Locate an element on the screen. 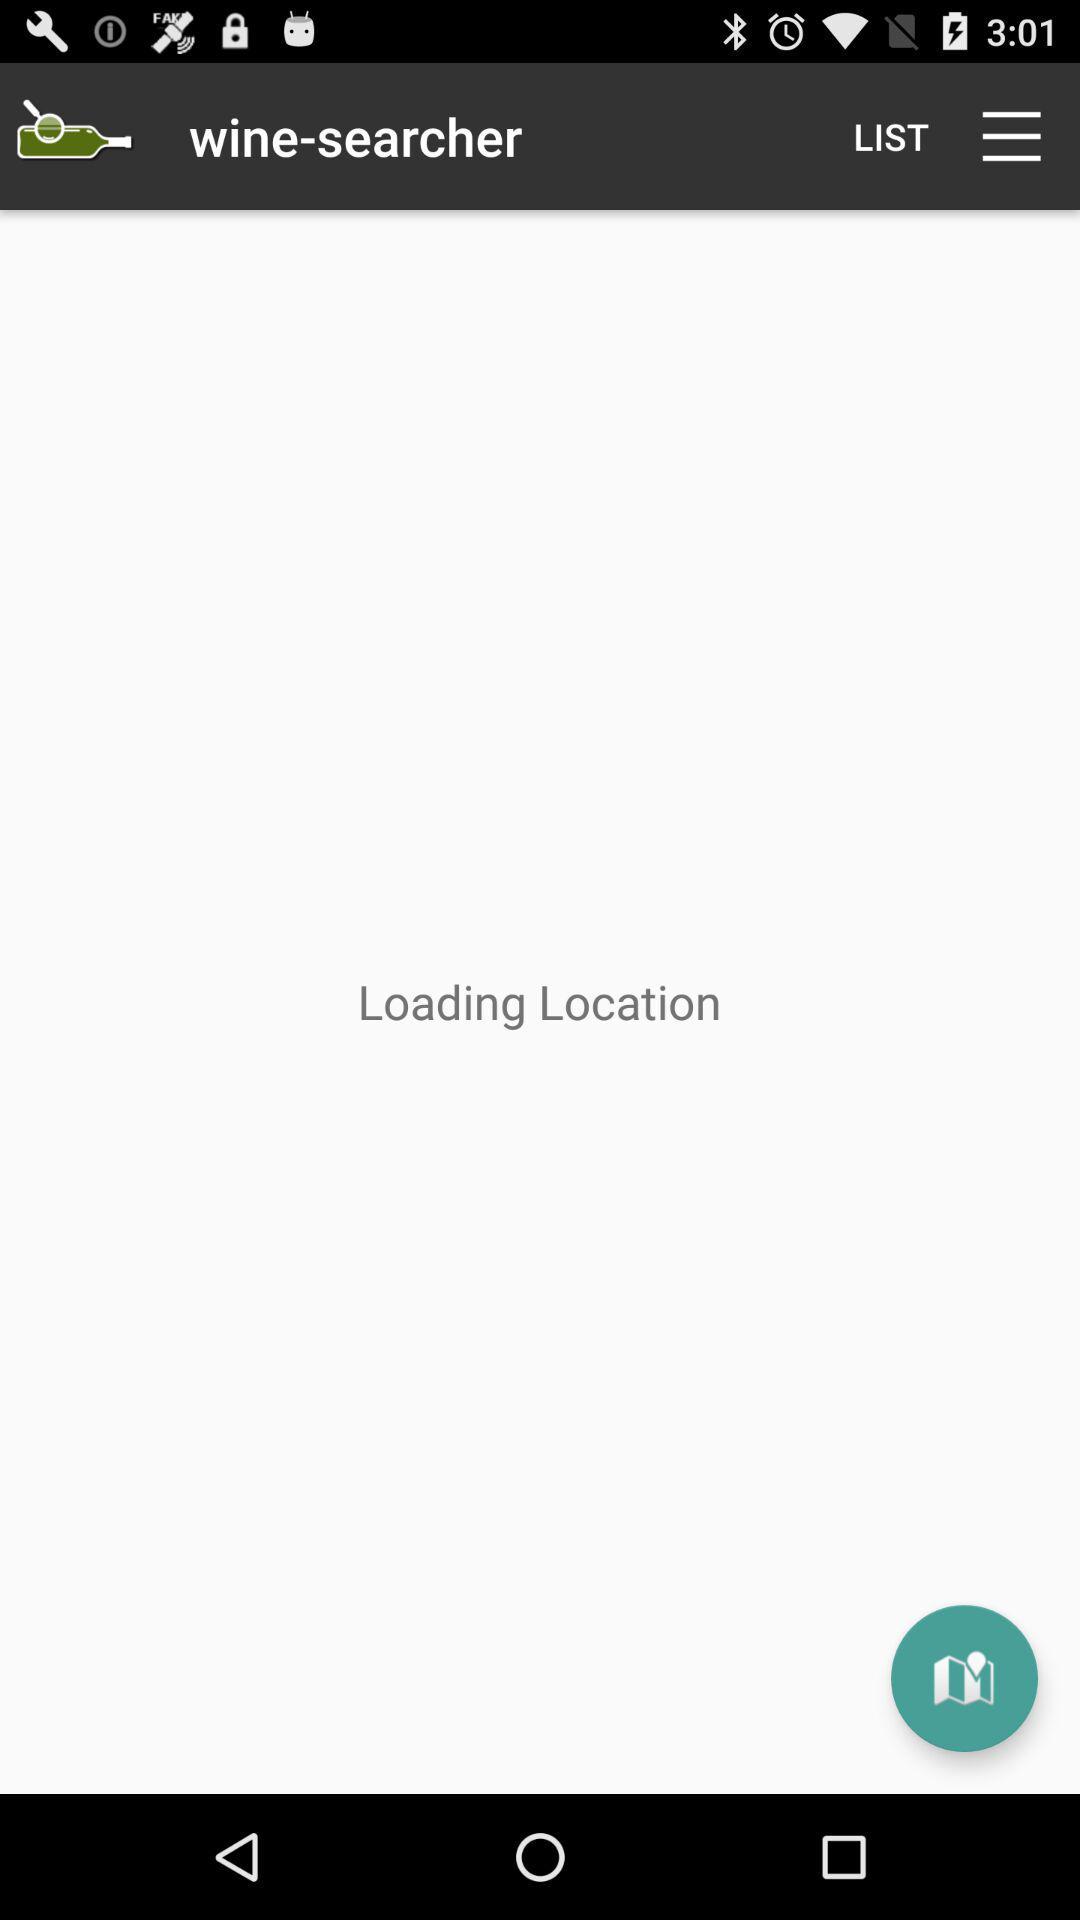  the item next to list is located at coordinates (1017, 135).